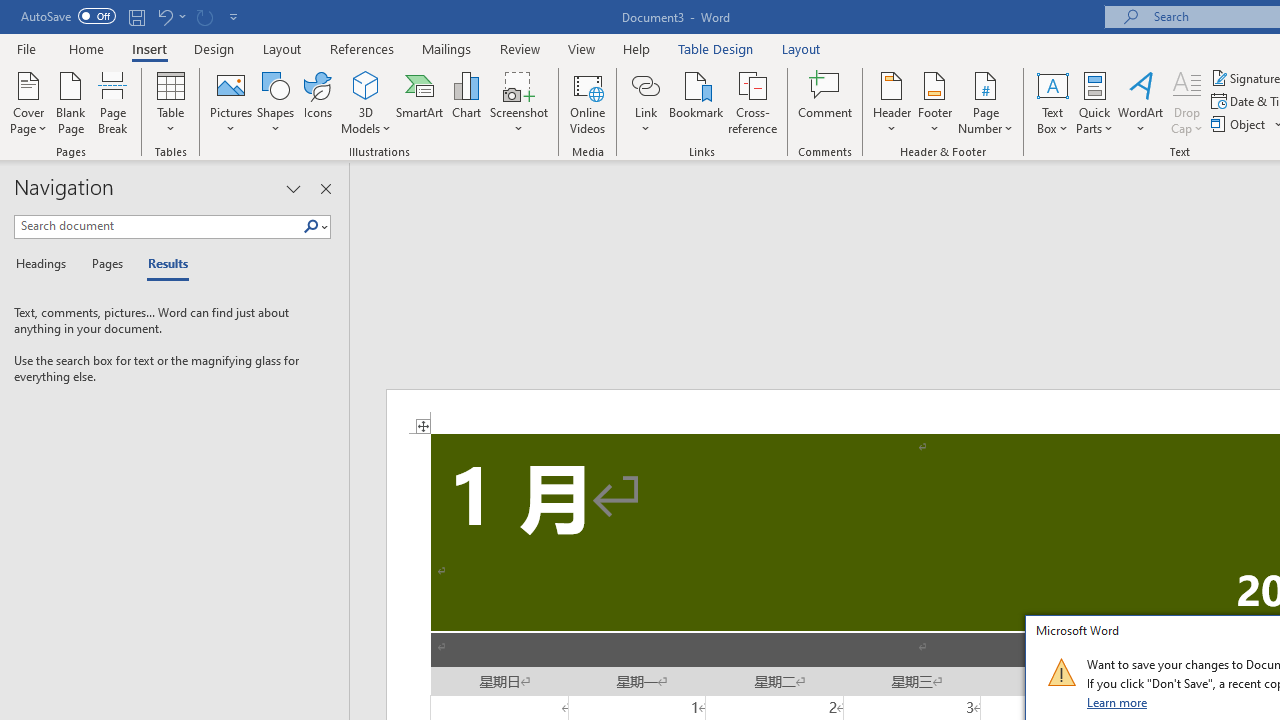 This screenshot has width=1280, height=720. Describe the element at coordinates (645, 84) in the screenshot. I see `'Link'` at that location.